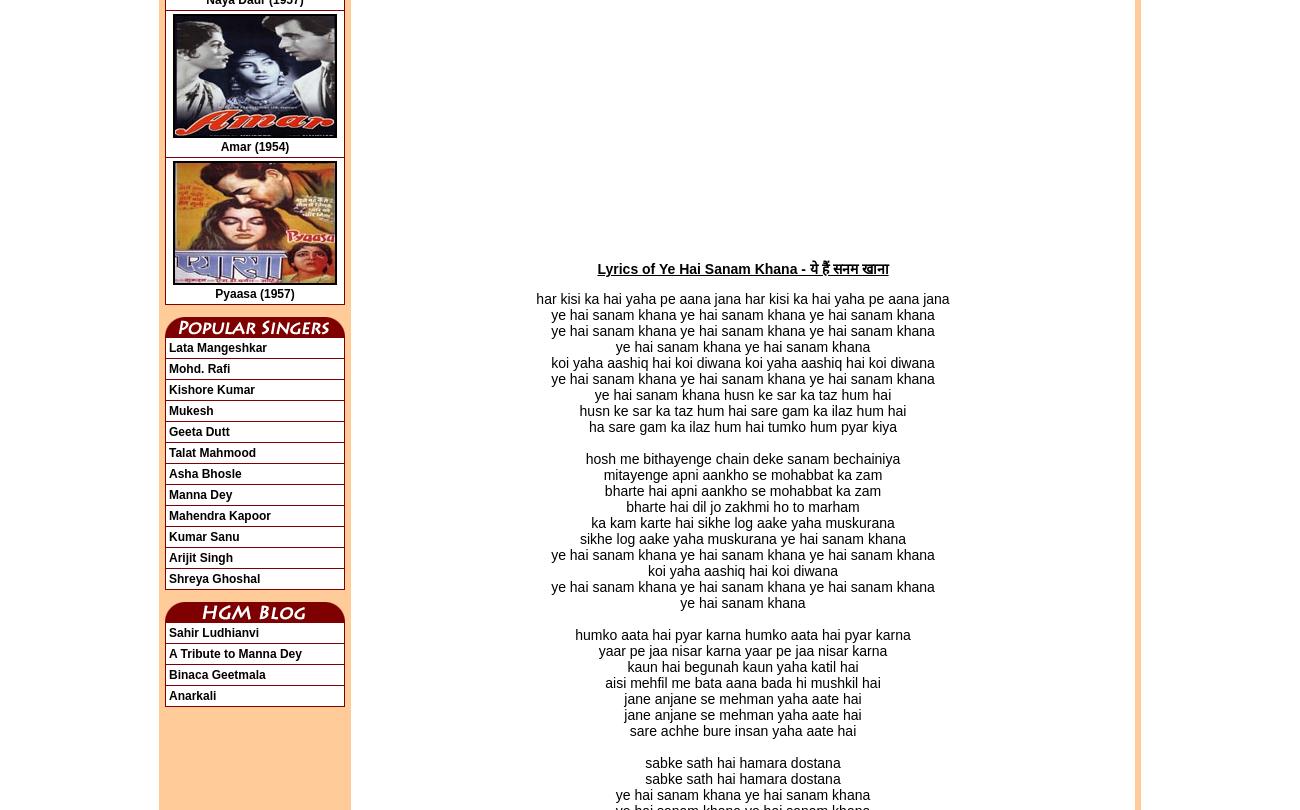 This screenshot has height=810, width=1300. What do you see at coordinates (742, 602) in the screenshot?
I see `'ye hai sanam khana'` at bounding box center [742, 602].